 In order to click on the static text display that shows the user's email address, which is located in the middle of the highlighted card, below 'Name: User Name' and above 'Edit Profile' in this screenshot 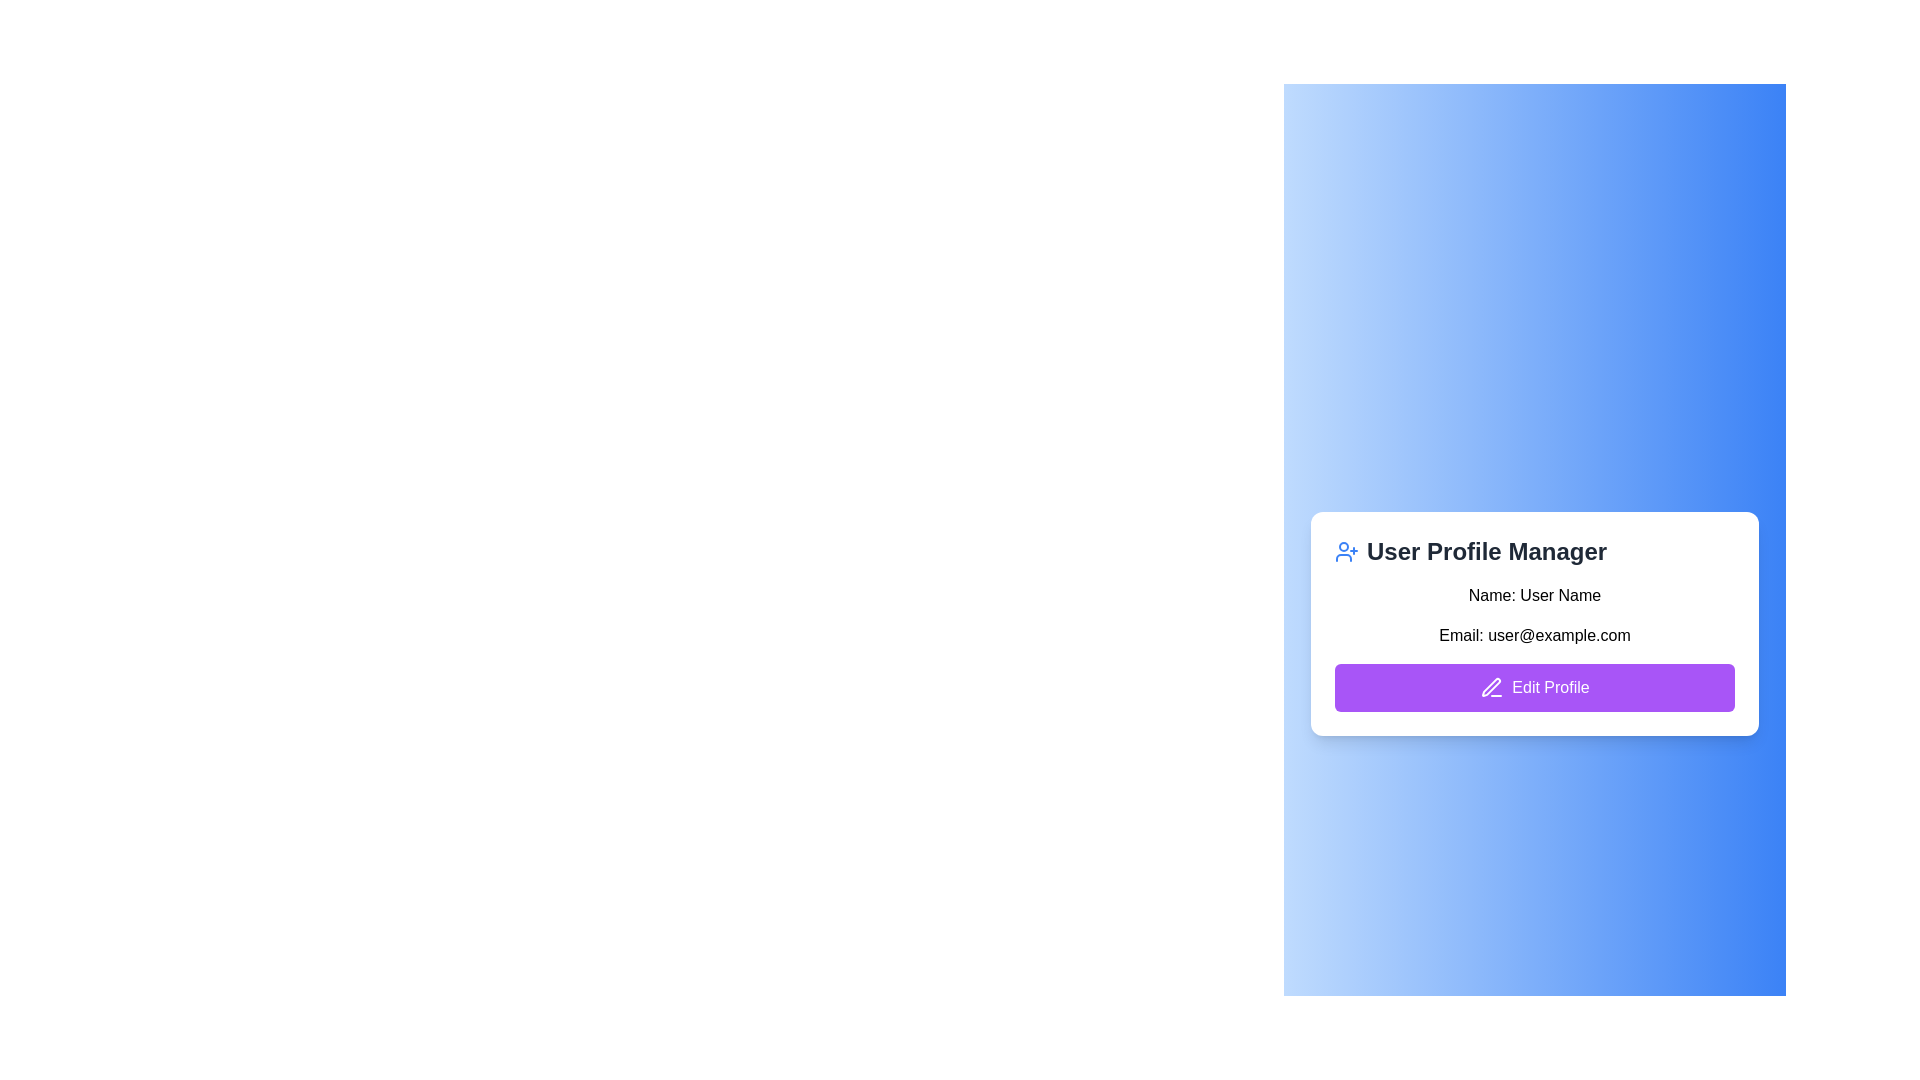, I will do `click(1534, 636)`.